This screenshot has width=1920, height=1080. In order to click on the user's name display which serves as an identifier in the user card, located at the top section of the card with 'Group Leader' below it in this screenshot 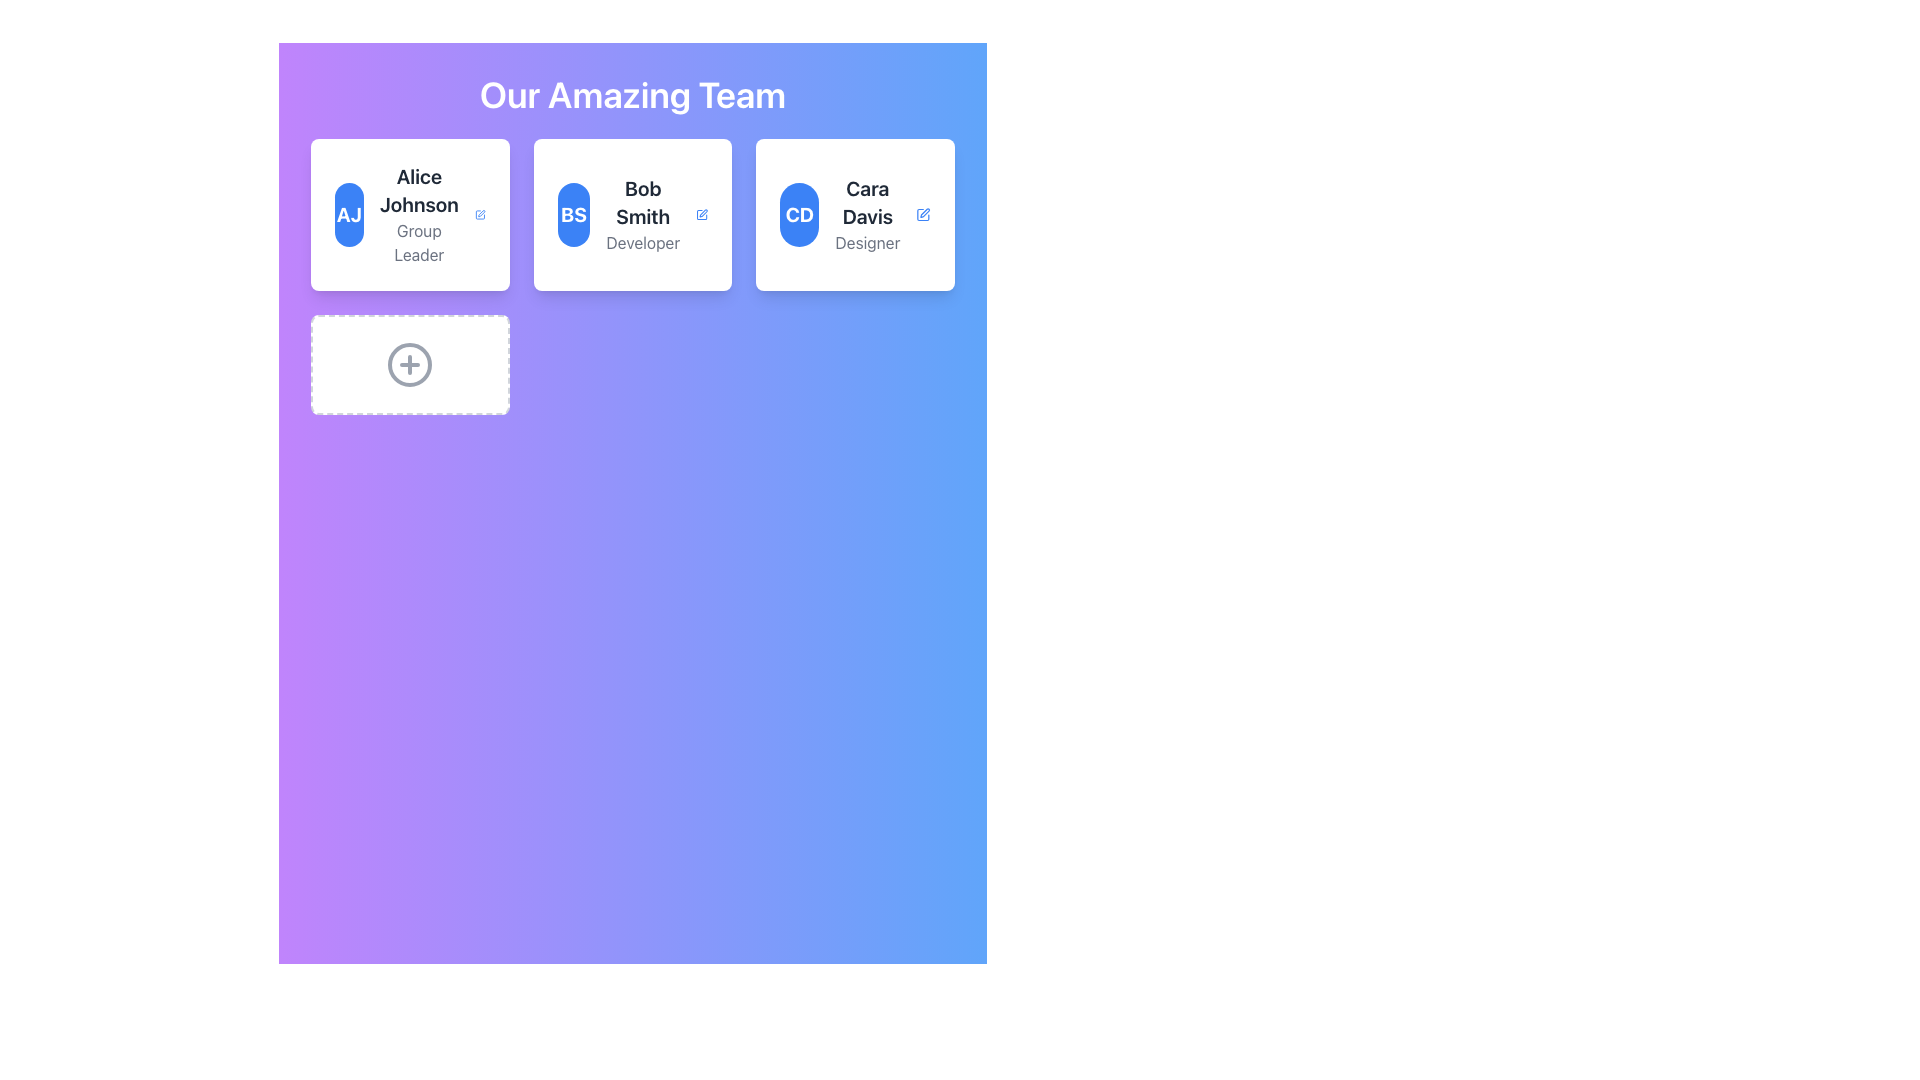, I will do `click(418, 191)`.